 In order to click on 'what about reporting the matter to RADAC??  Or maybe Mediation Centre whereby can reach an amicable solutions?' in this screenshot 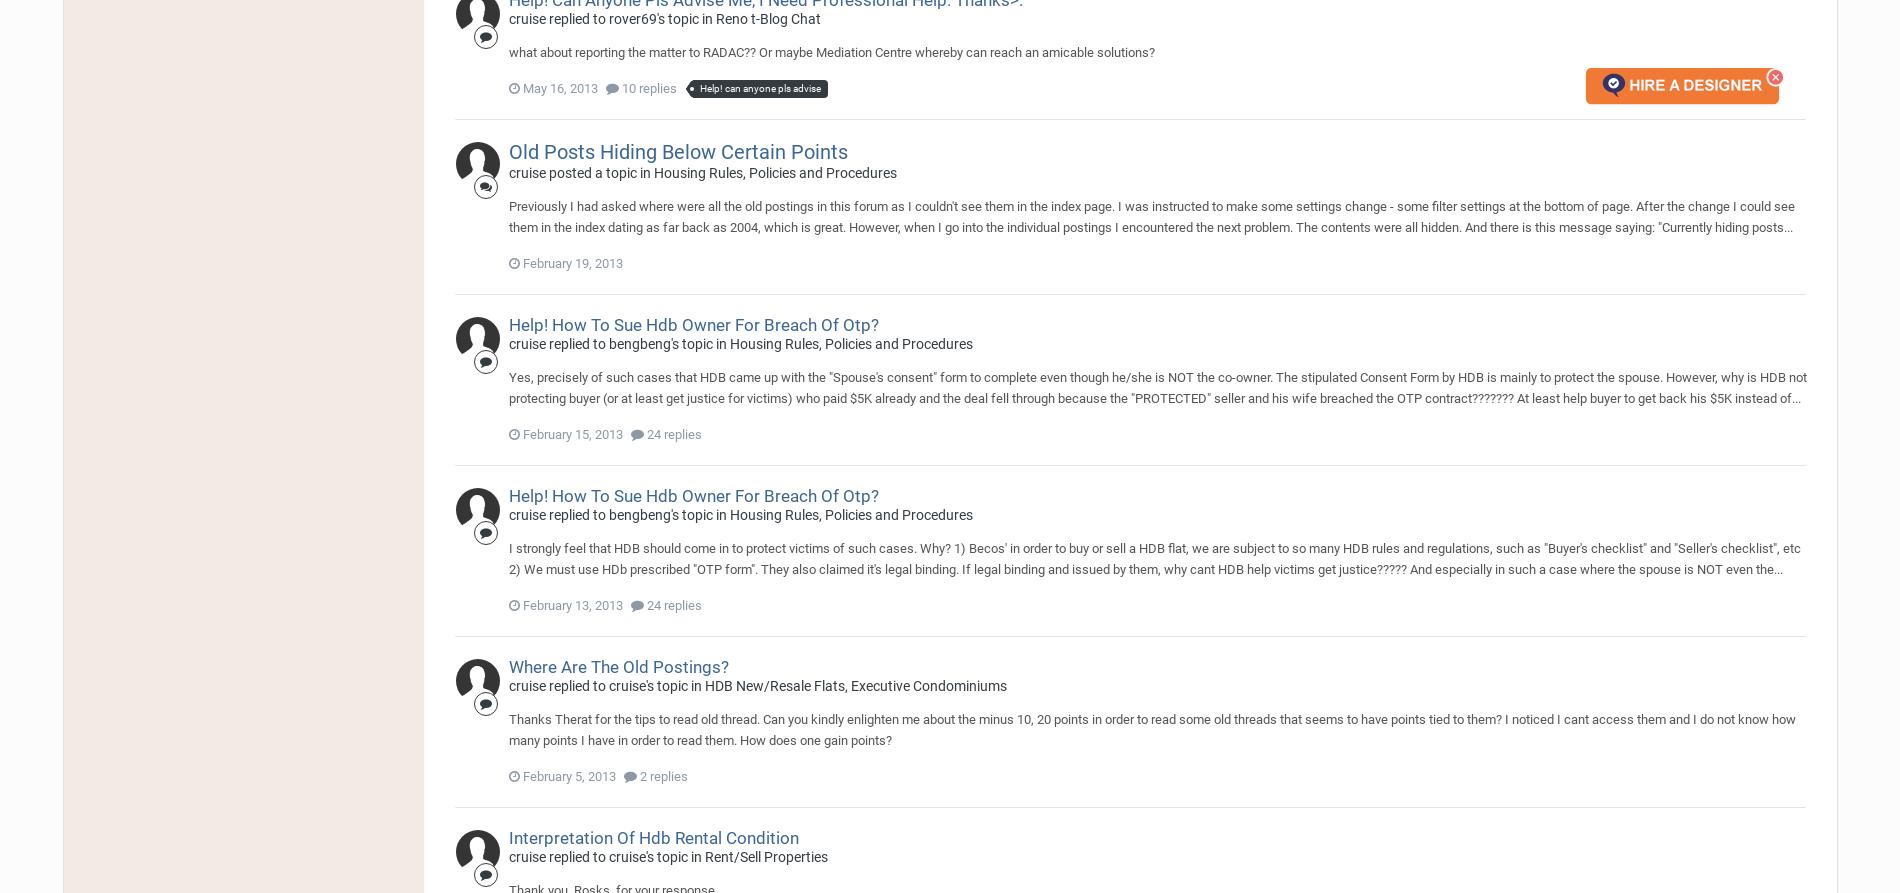, I will do `click(830, 52)`.